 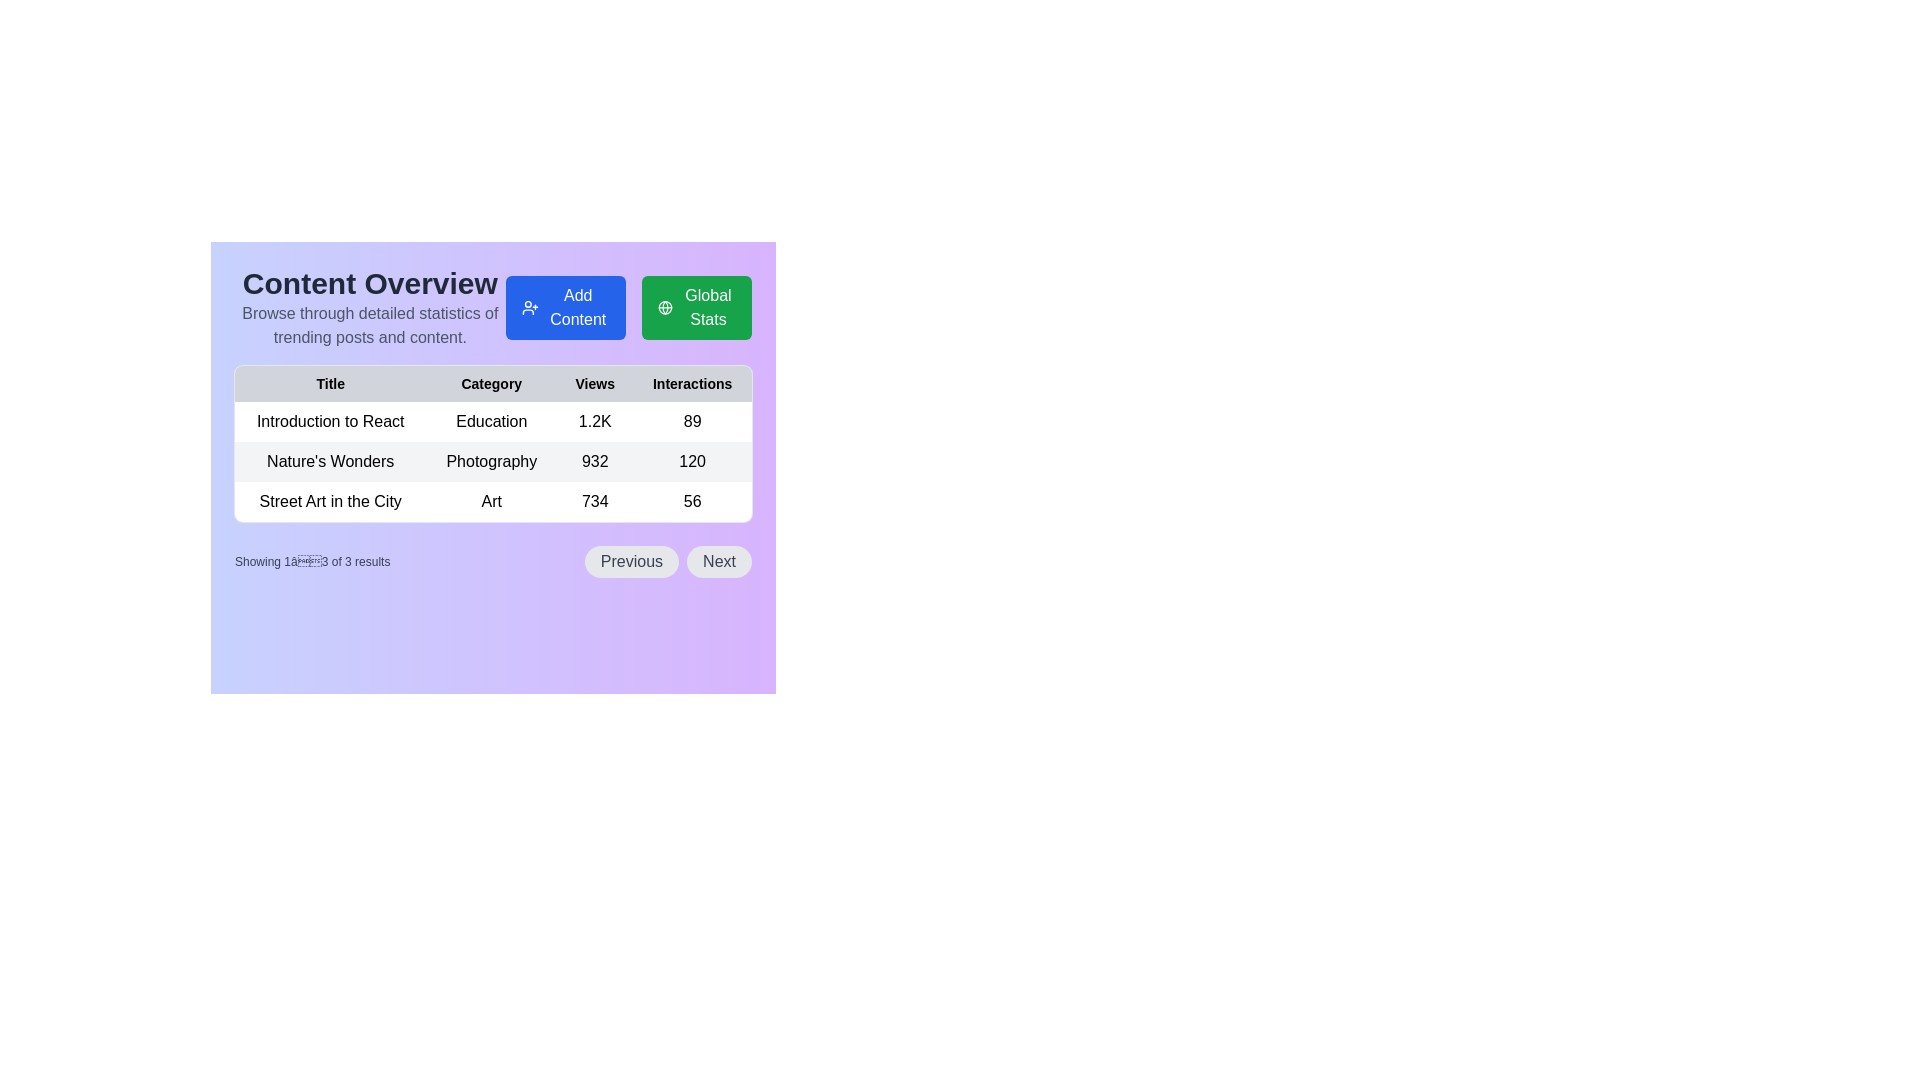 What do you see at coordinates (665, 308) in the screenshot?
I see `globe icon located on the left side of the 'Global Stats' button, which features a thin, rounded stroke and no fill color` at bounding box center [665, 308].